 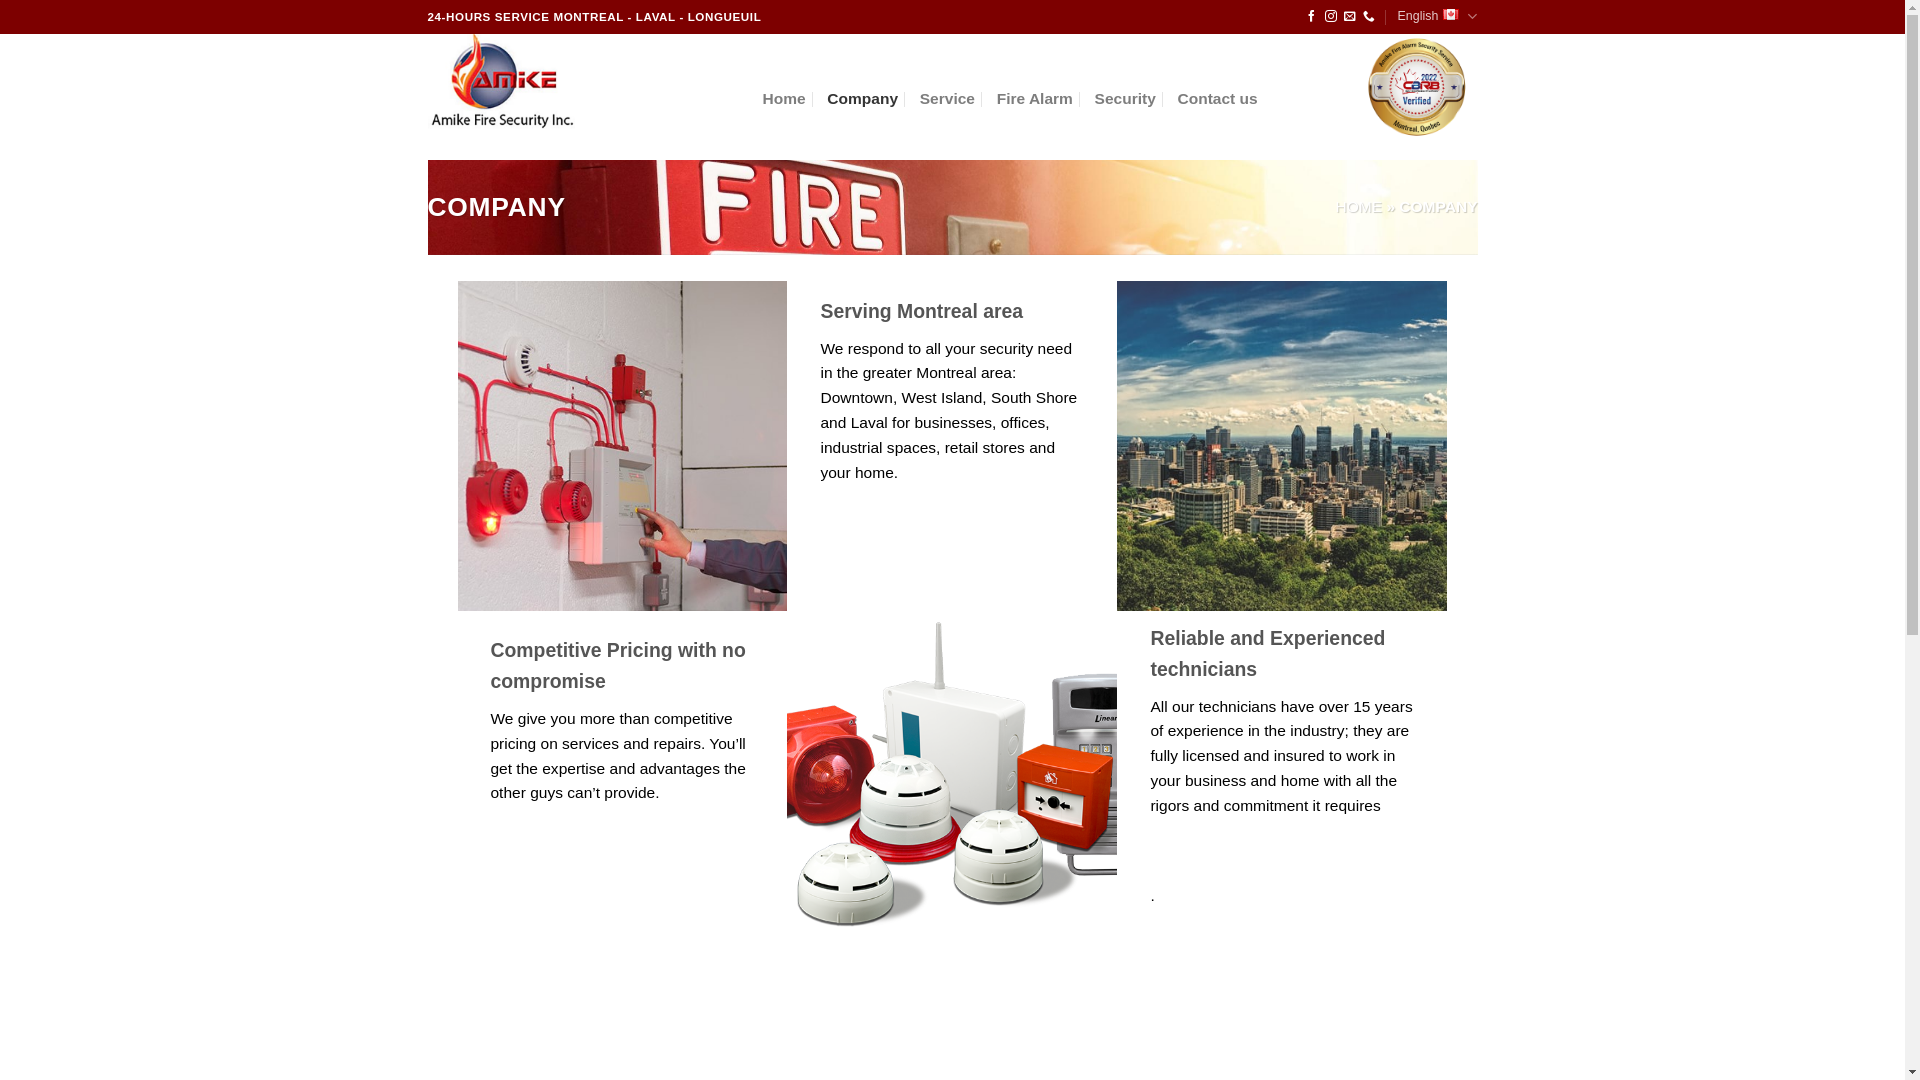 I want to click on 'Company', so click(x=862, y=98).